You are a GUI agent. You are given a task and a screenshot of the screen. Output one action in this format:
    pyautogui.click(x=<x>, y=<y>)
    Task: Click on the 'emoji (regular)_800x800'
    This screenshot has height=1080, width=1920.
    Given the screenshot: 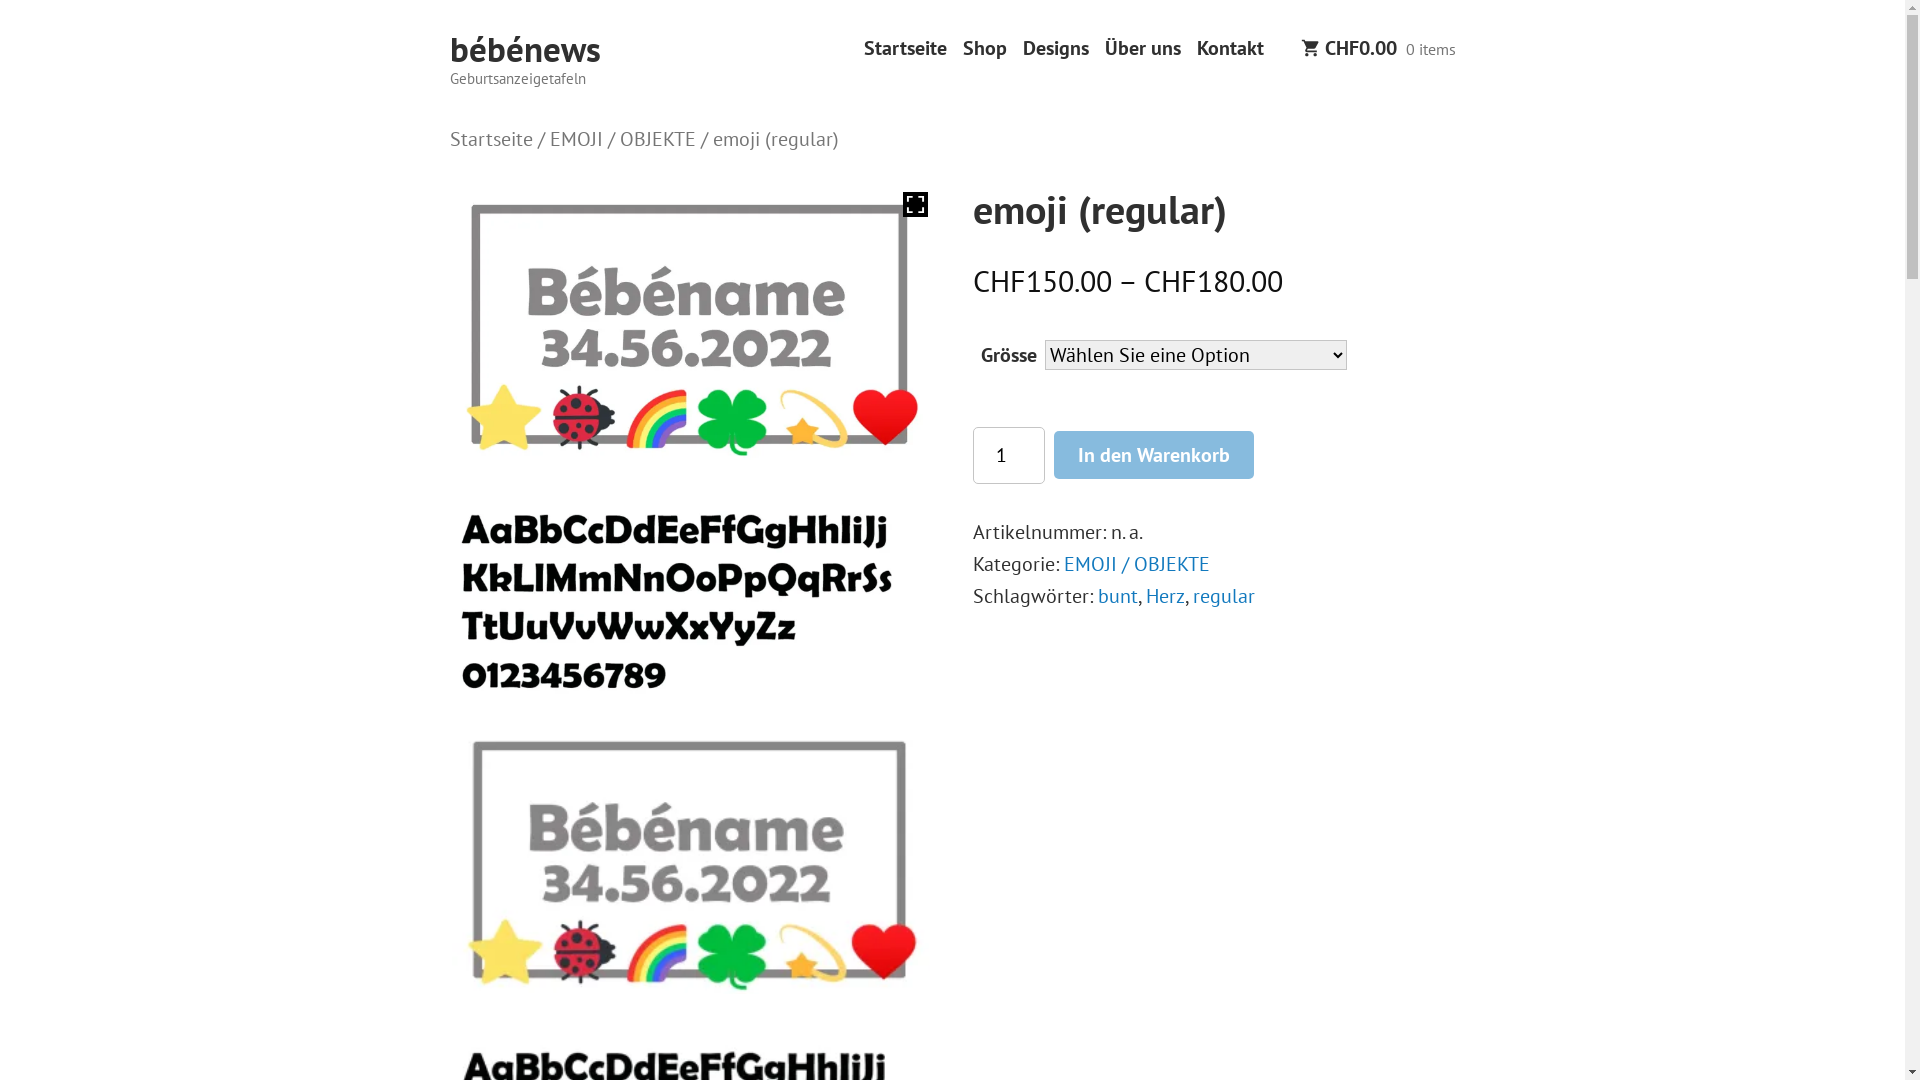 What is the action you would take?
    pyautogui.click(x=691, y=322)
    